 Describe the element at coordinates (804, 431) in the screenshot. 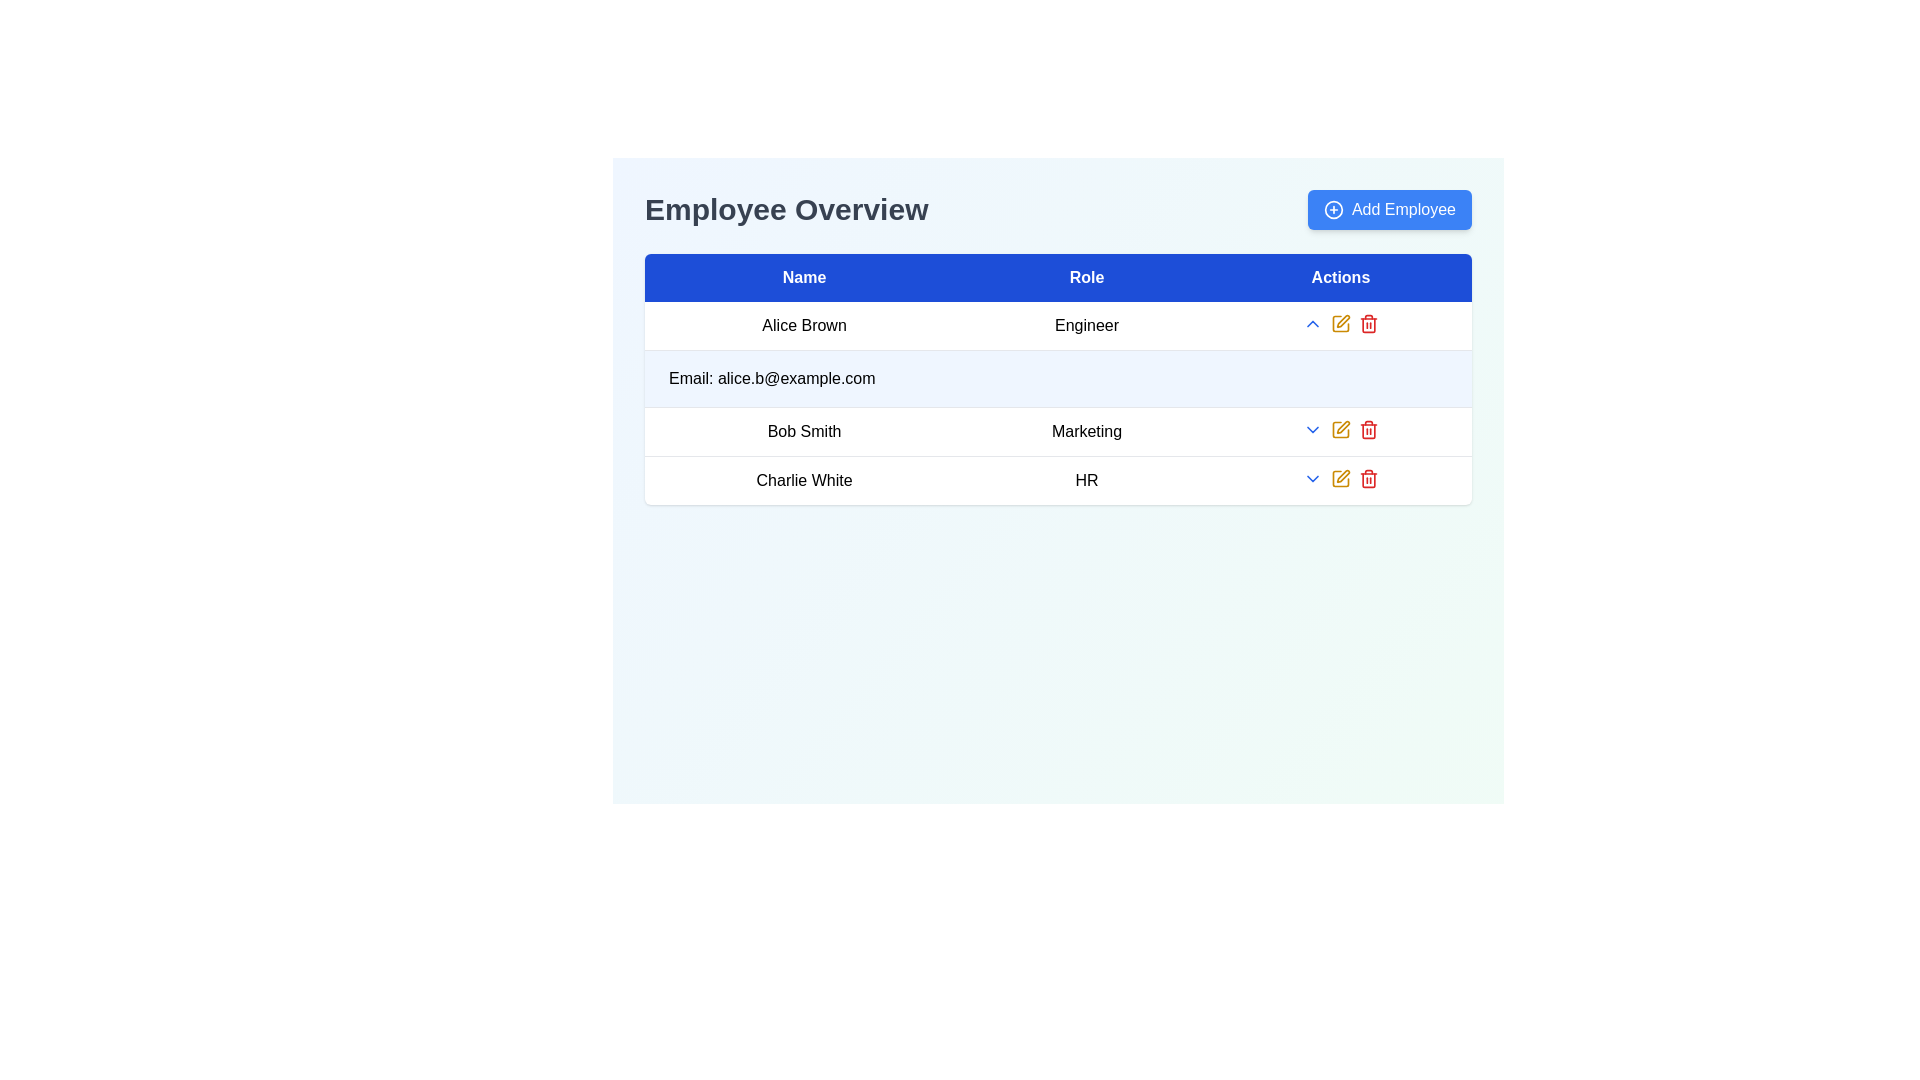

I see `the text label indicating the name of the employee, located in the first column of the second row of the table under the 'Name' header, adjacent to 'Marketing' in the 'Role' column` at that location.